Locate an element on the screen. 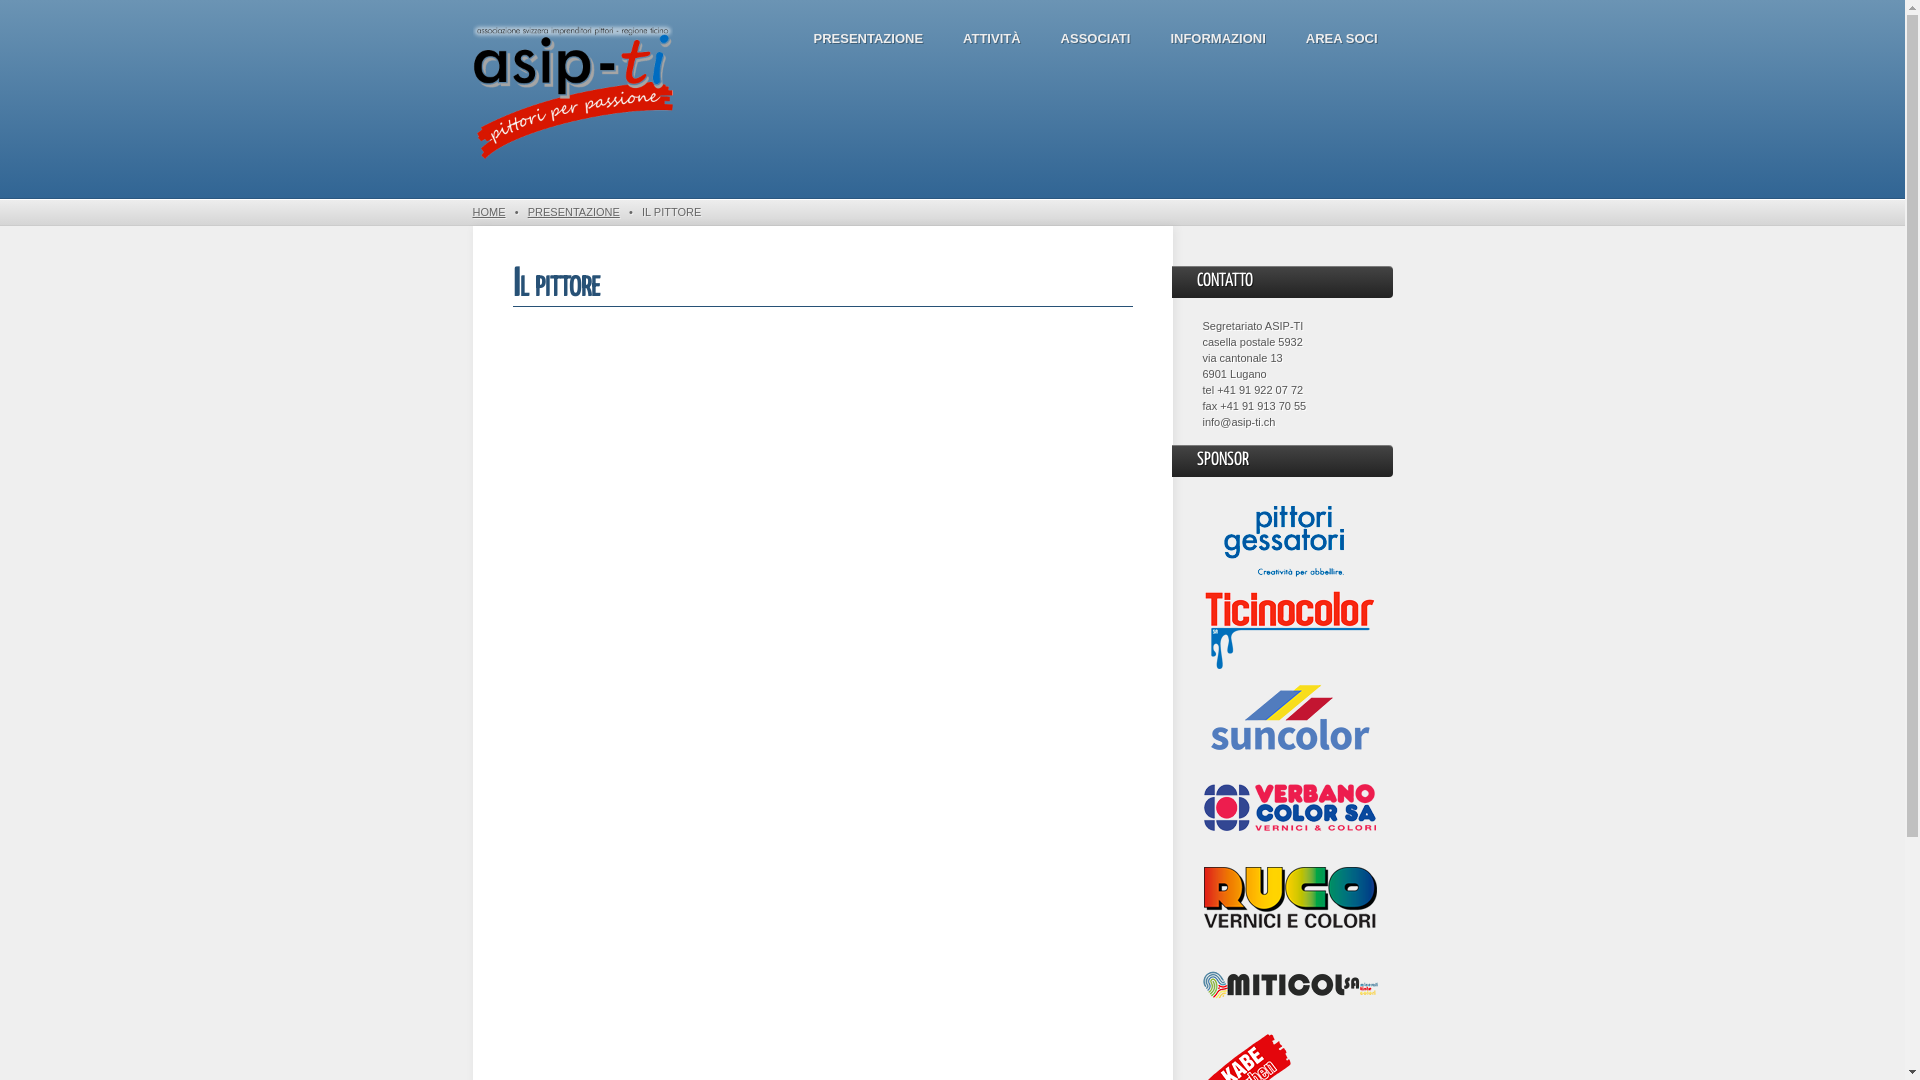 The image size is (1920, 1080). 'Associazione Svizzera Imprenditori Pittori - Regione Ticino' is located at coordinates (470, 92).